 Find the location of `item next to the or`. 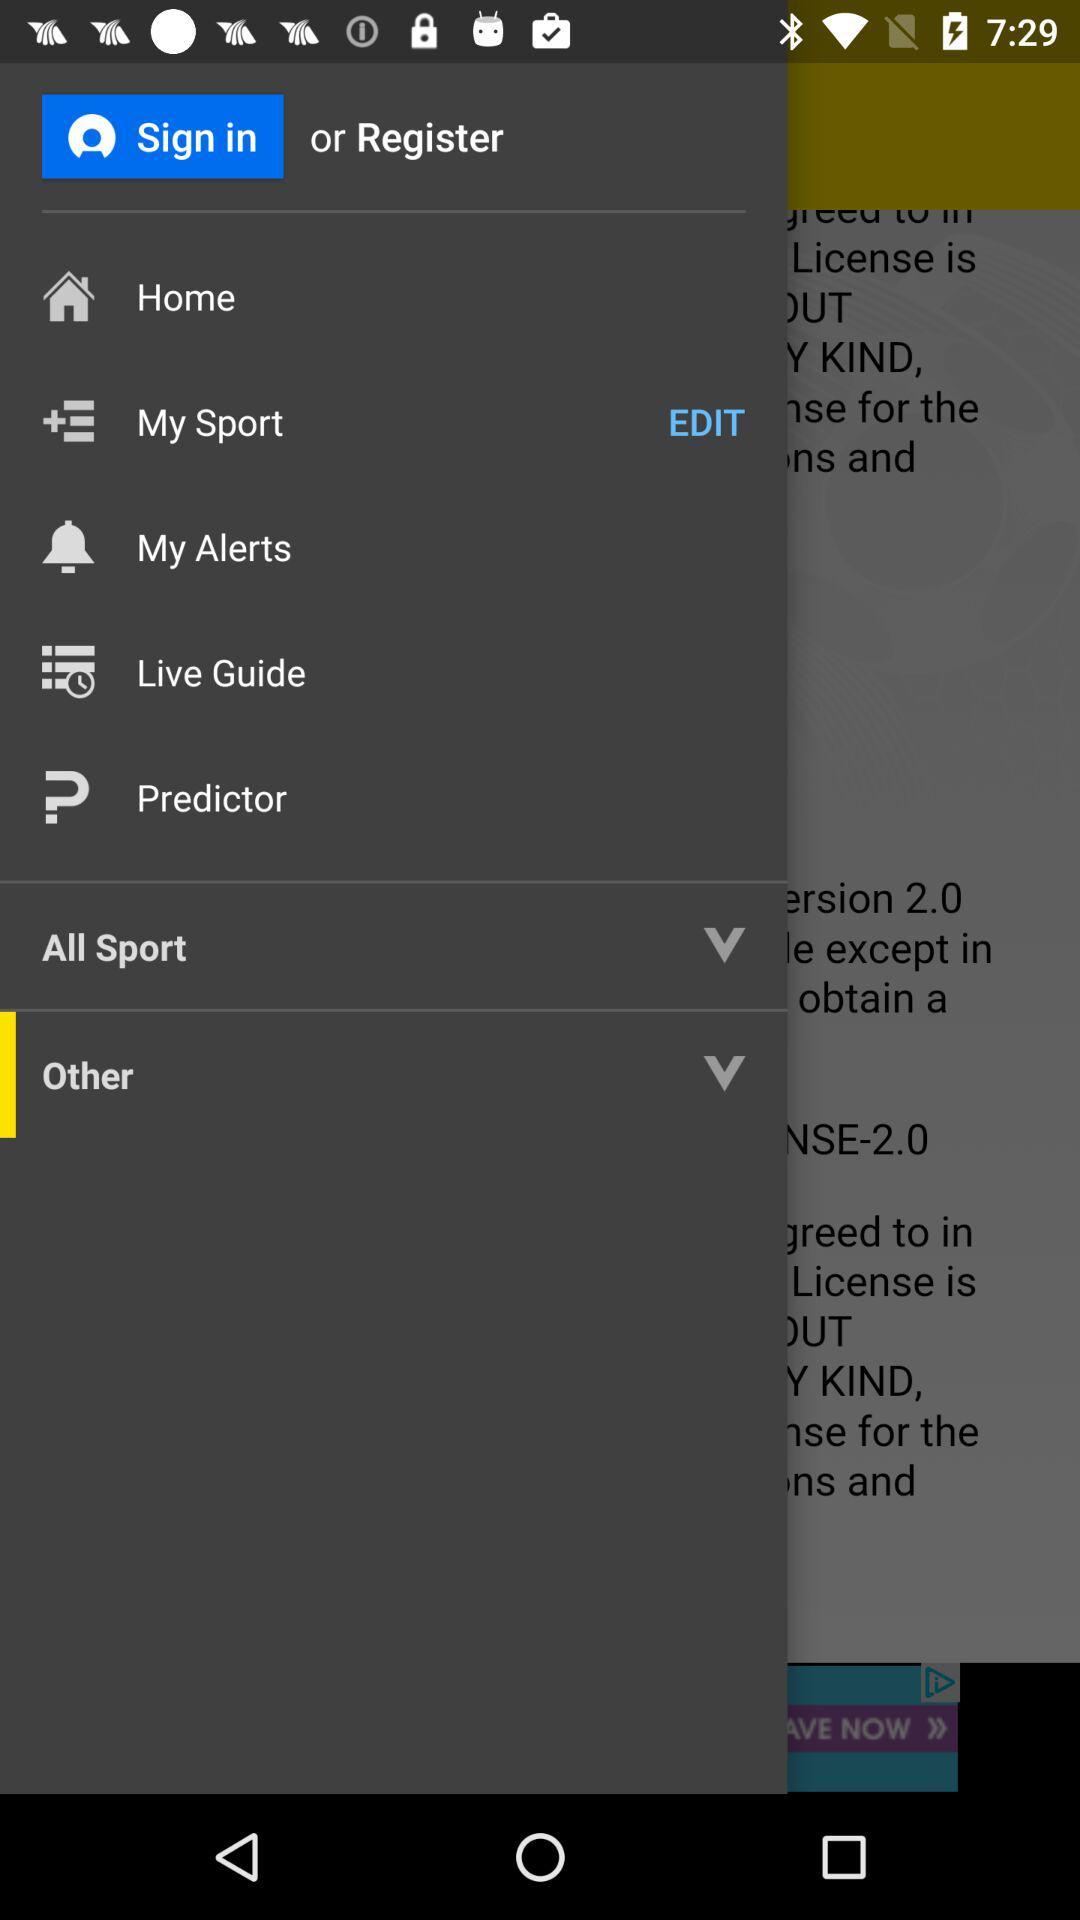

item next to the or is located at coordinates (463, 135).